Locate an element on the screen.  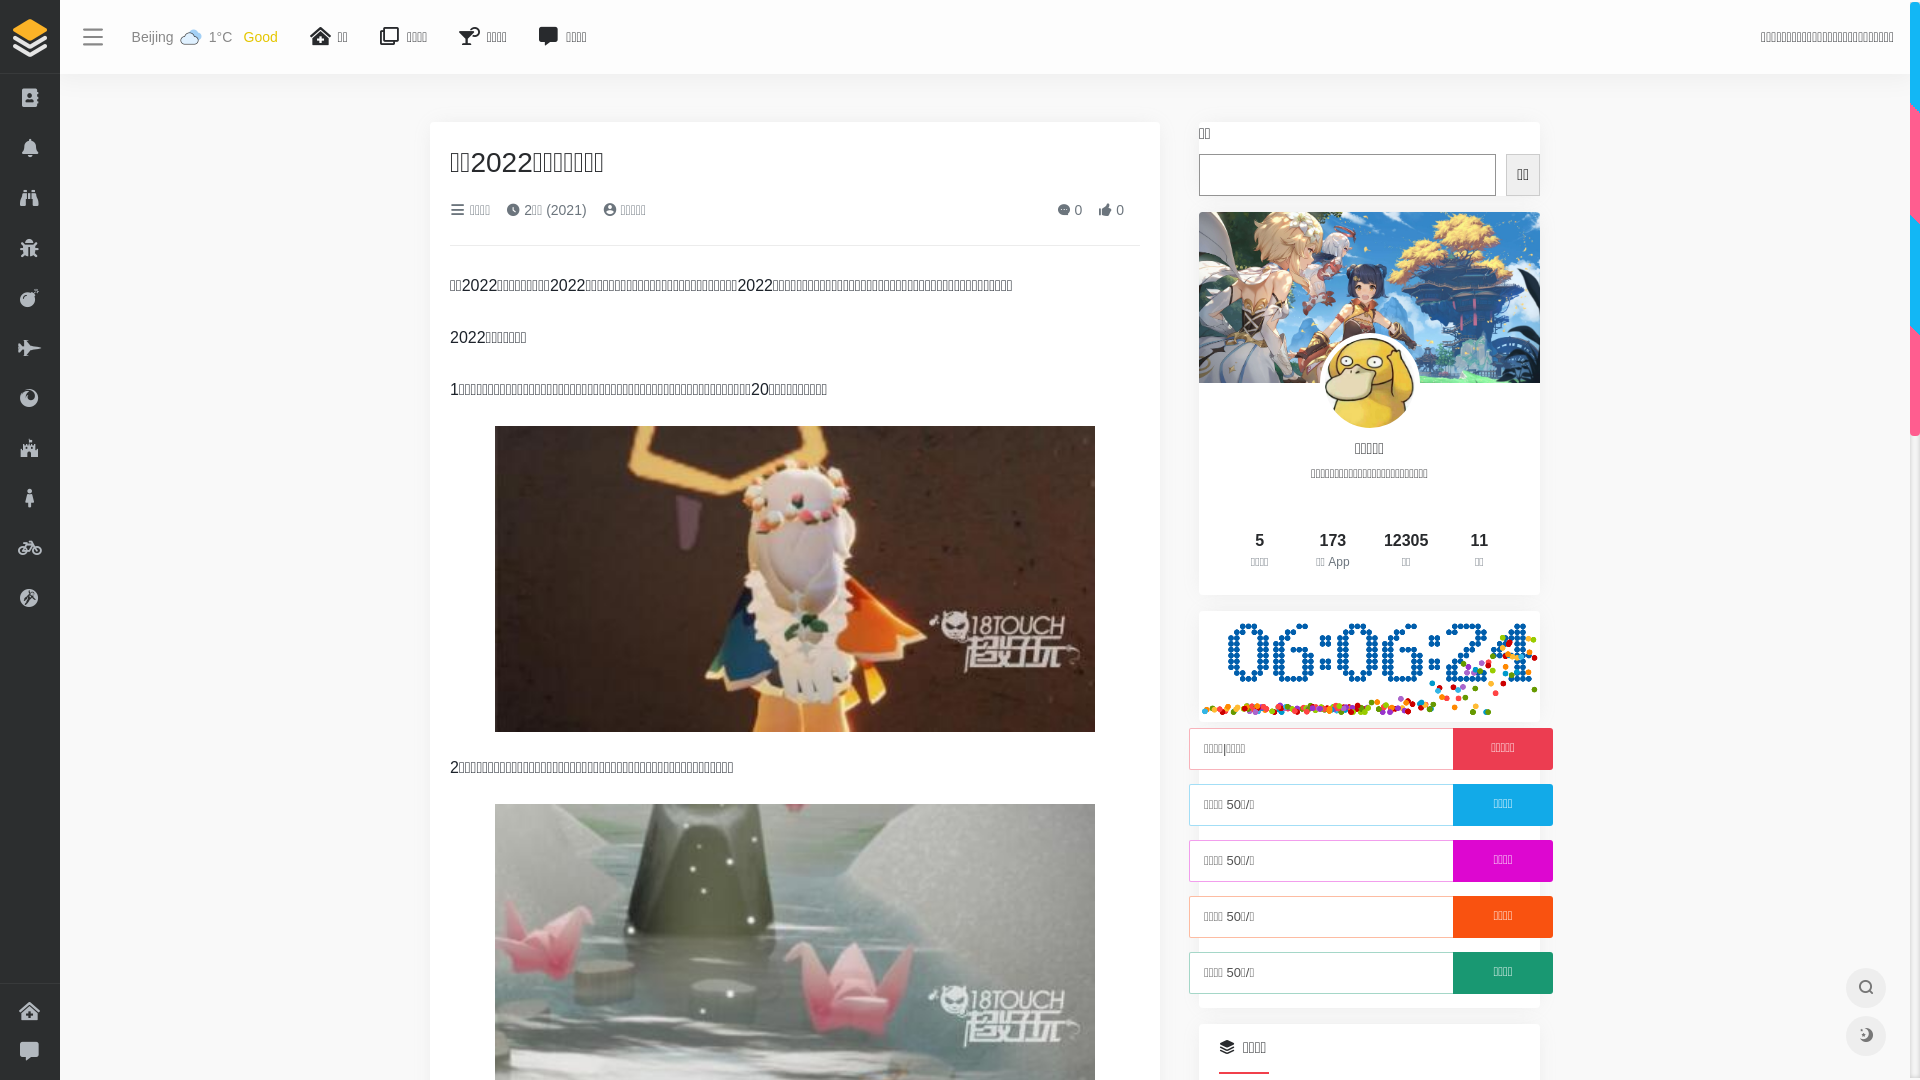
'0' is located at coordinates (1109, 209).